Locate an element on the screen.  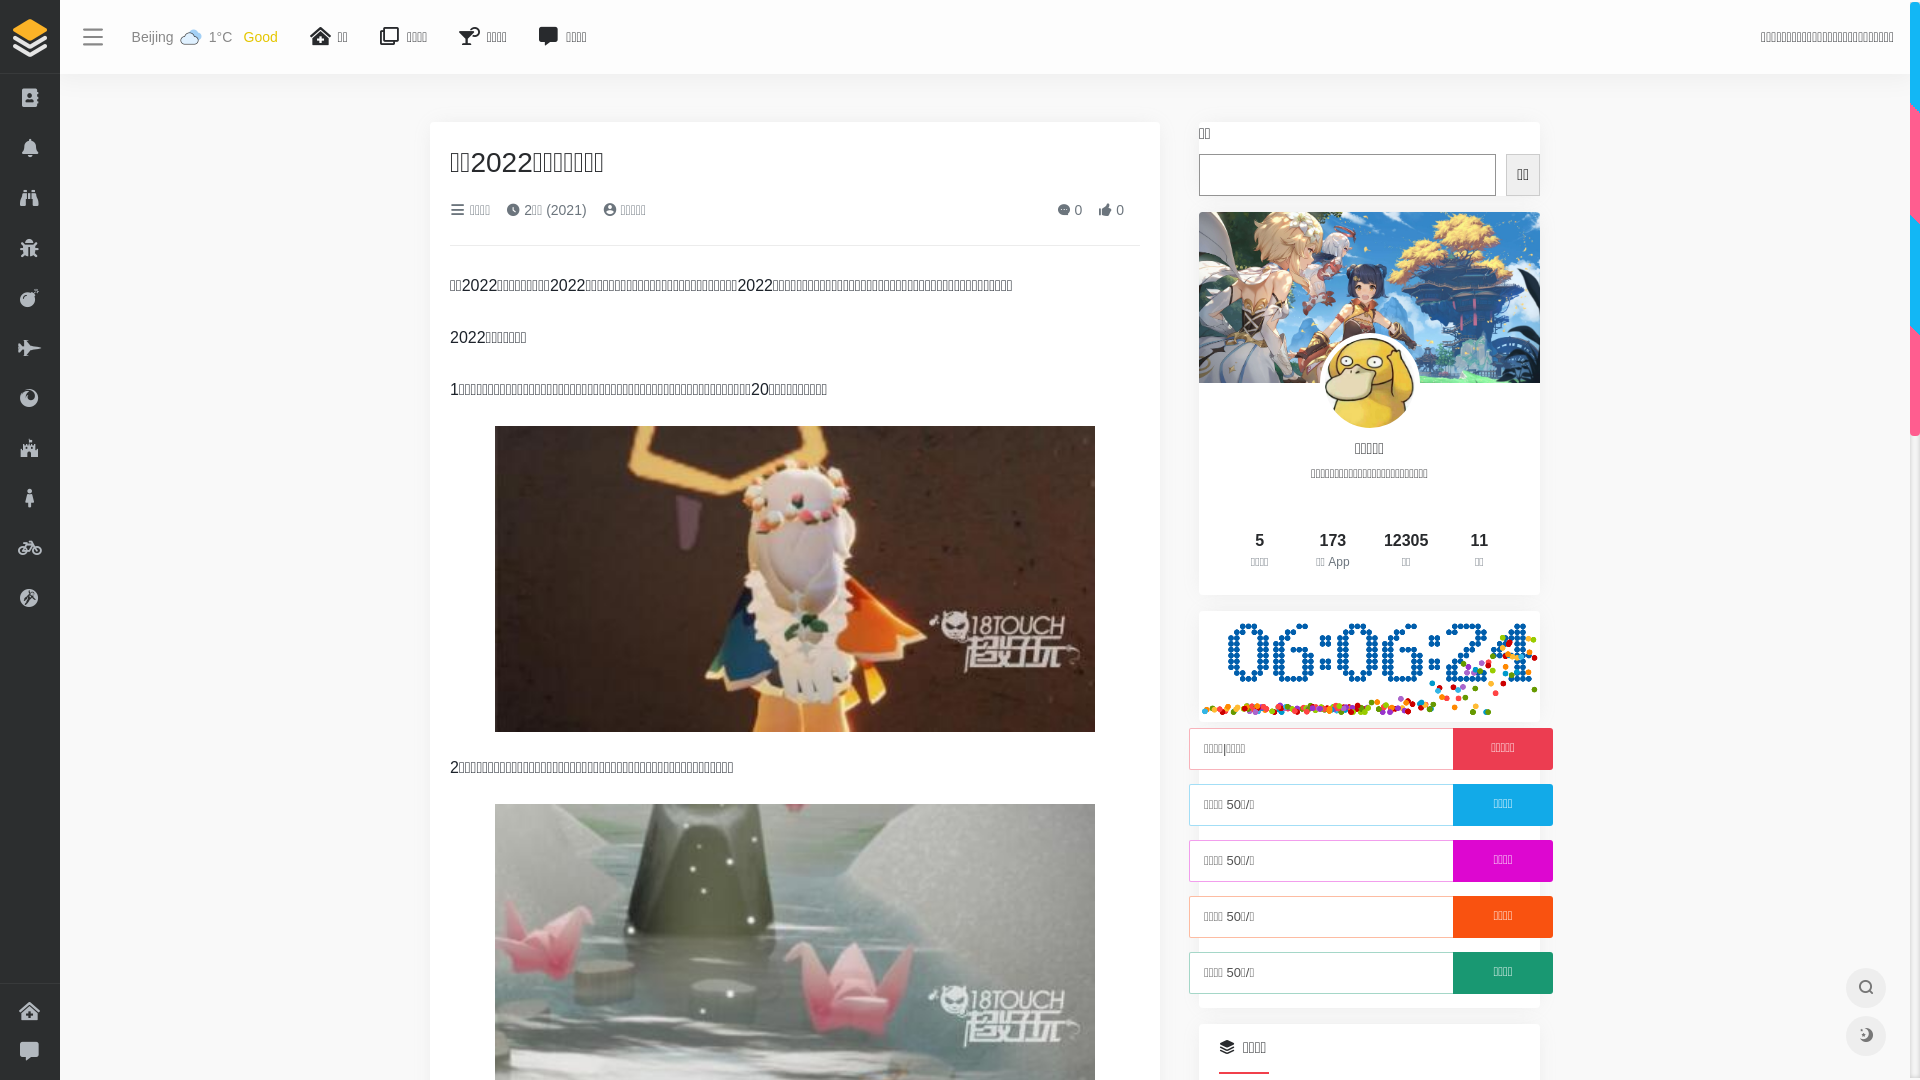
'0' is located at coordinates (1109, 209).